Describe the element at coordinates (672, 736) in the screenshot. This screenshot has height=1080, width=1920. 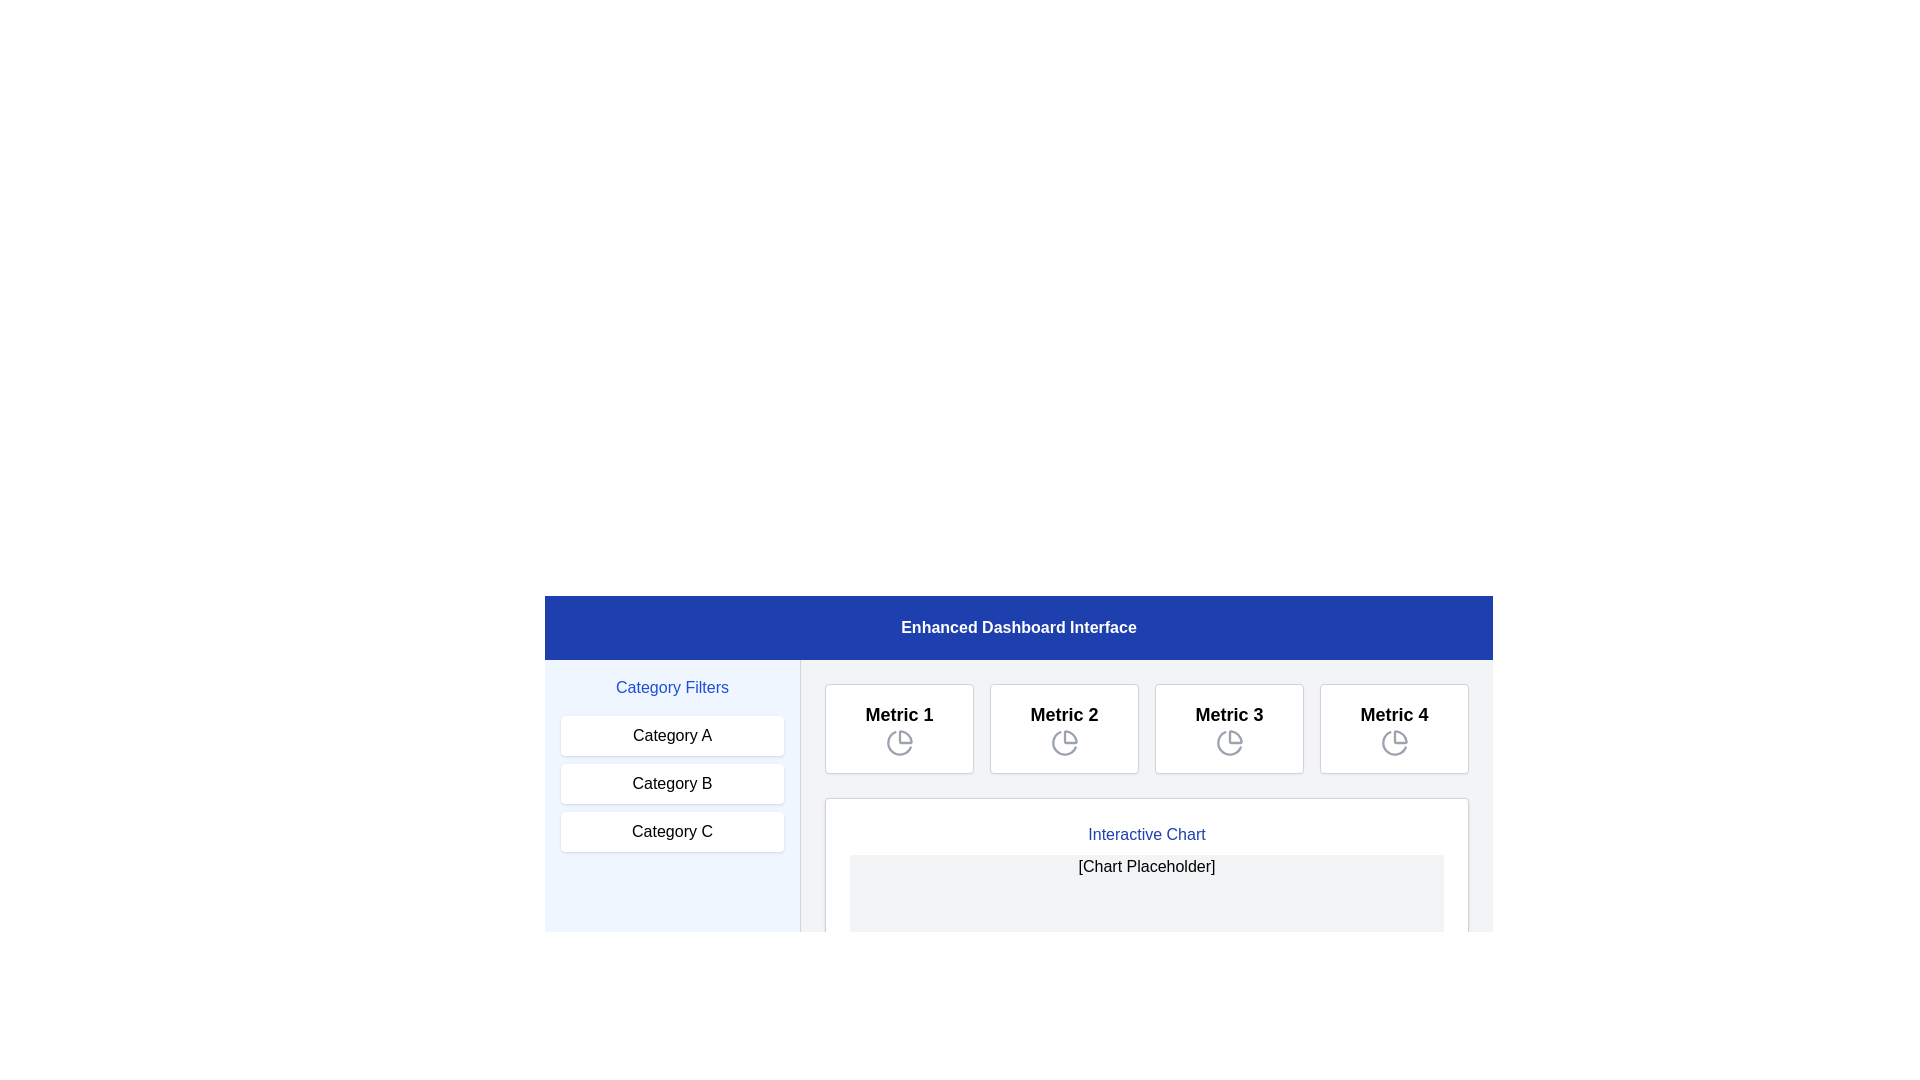
I see `the 'Category A' button using keyboard navigation` at that location.